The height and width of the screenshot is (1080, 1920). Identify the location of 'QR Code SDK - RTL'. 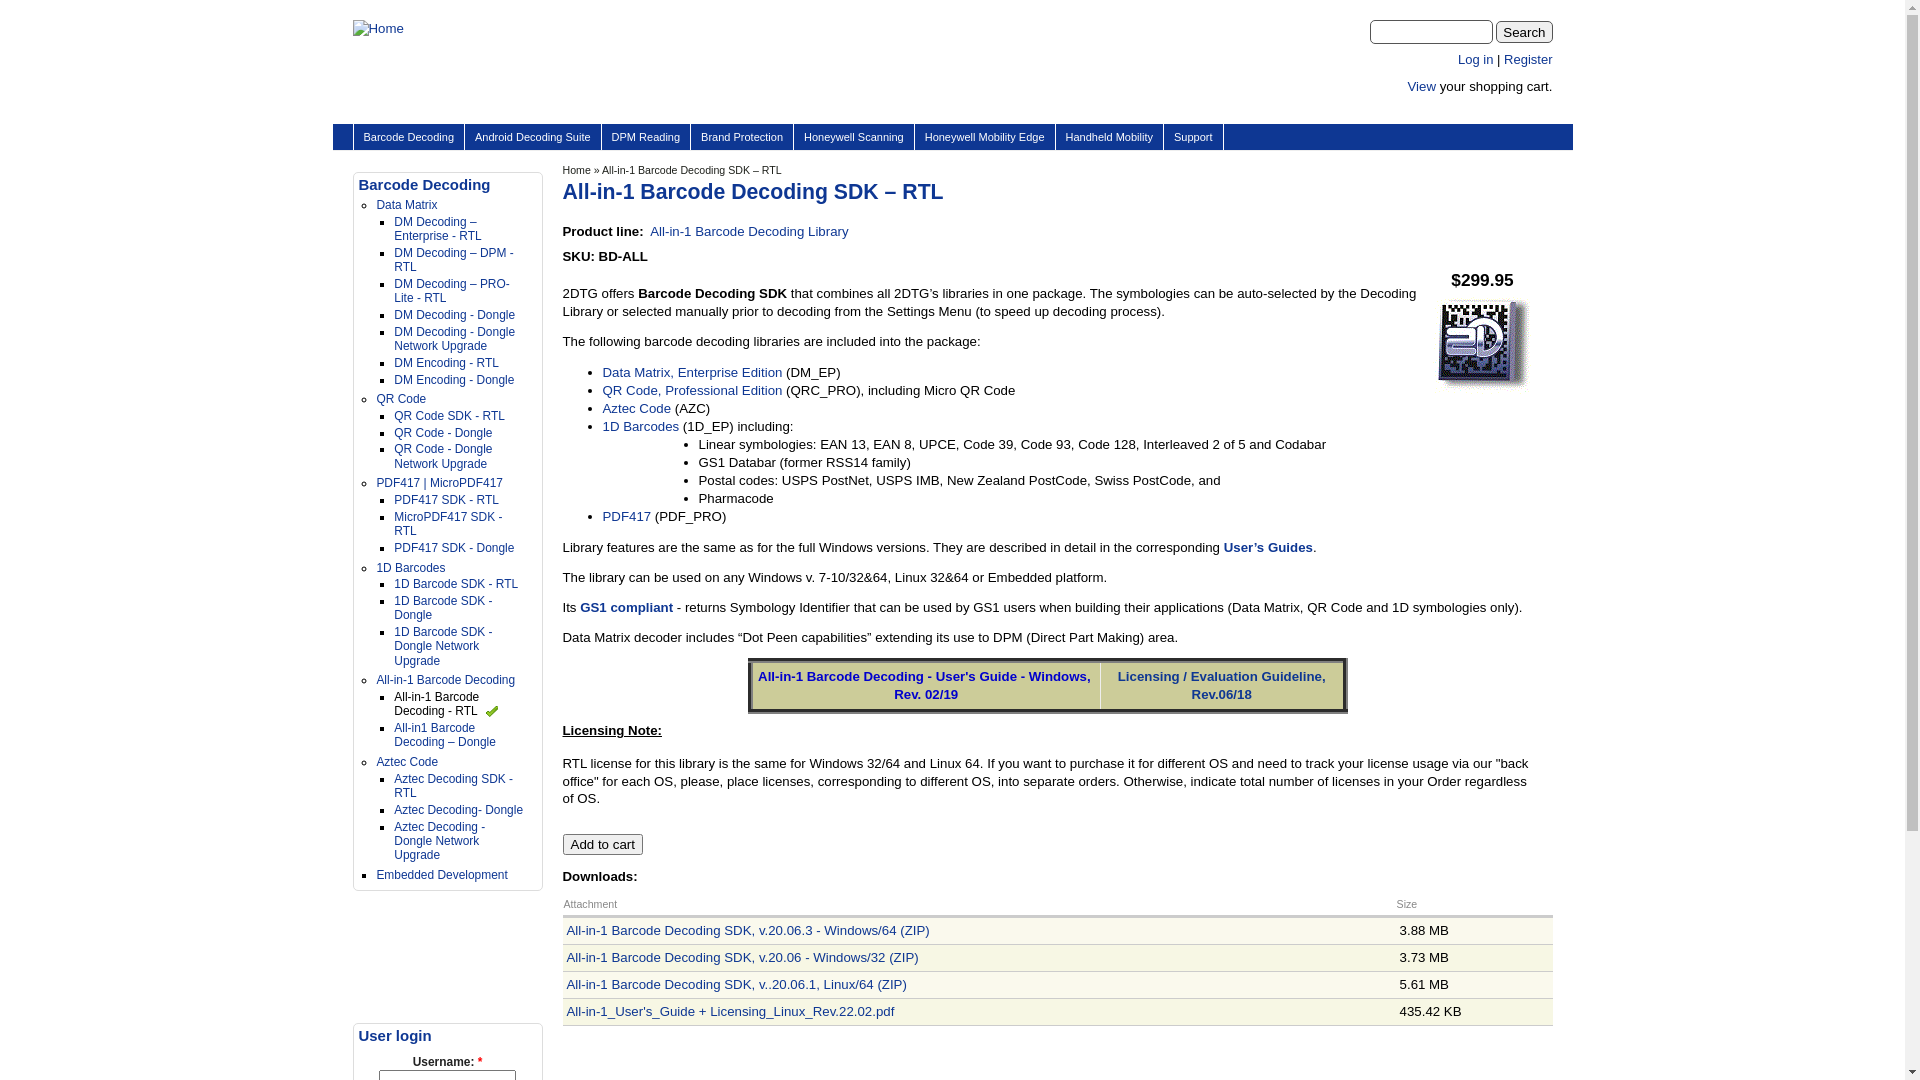
(448, 415).